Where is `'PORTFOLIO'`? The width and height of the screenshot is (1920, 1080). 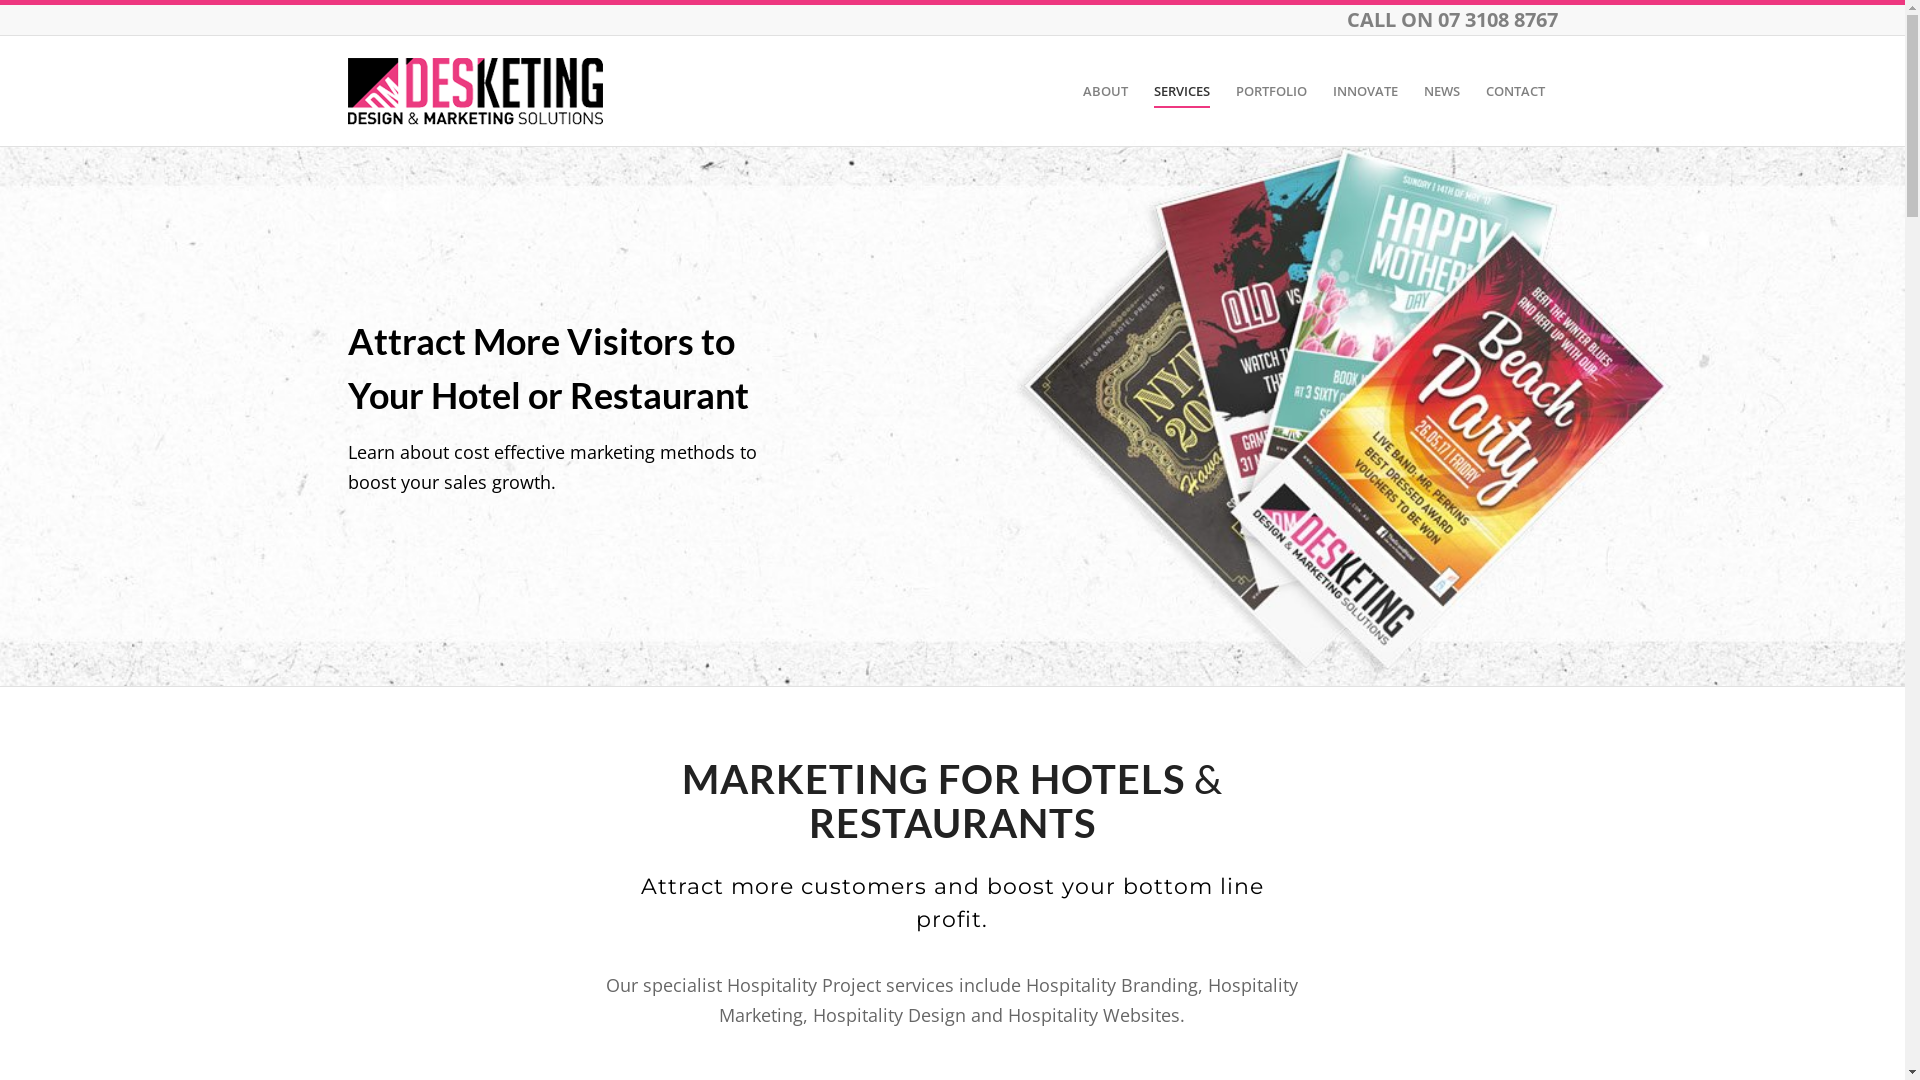
'PORTFOLIO' is located at coordinates (1269, 91).